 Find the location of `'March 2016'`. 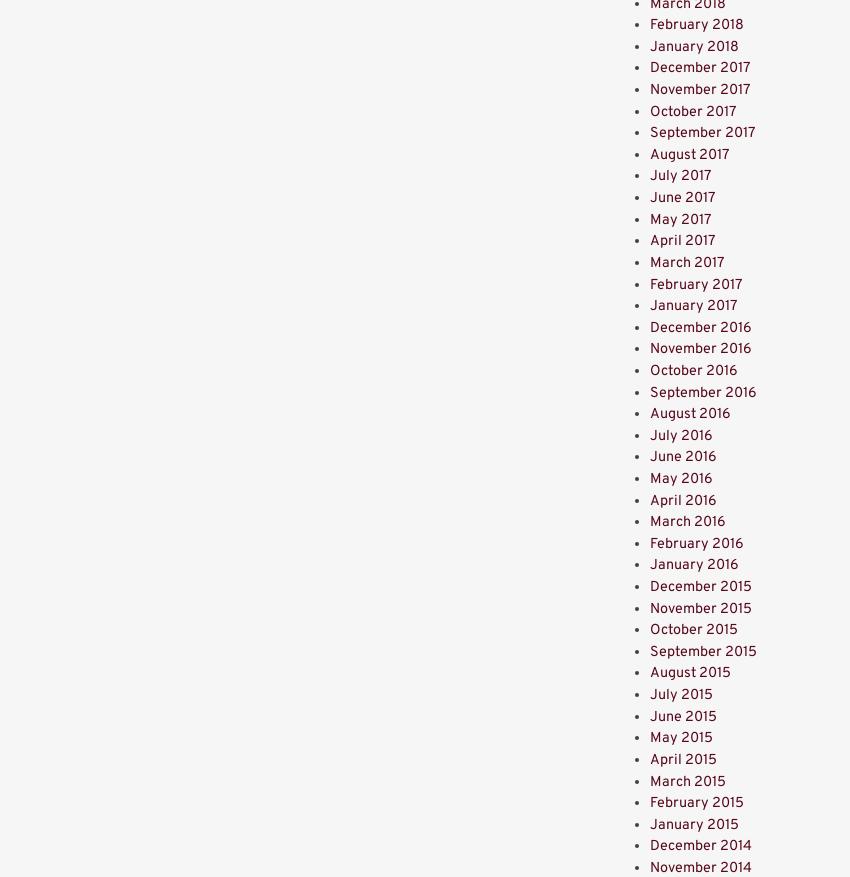

'March 2016' is located at coordinates (686, 521).